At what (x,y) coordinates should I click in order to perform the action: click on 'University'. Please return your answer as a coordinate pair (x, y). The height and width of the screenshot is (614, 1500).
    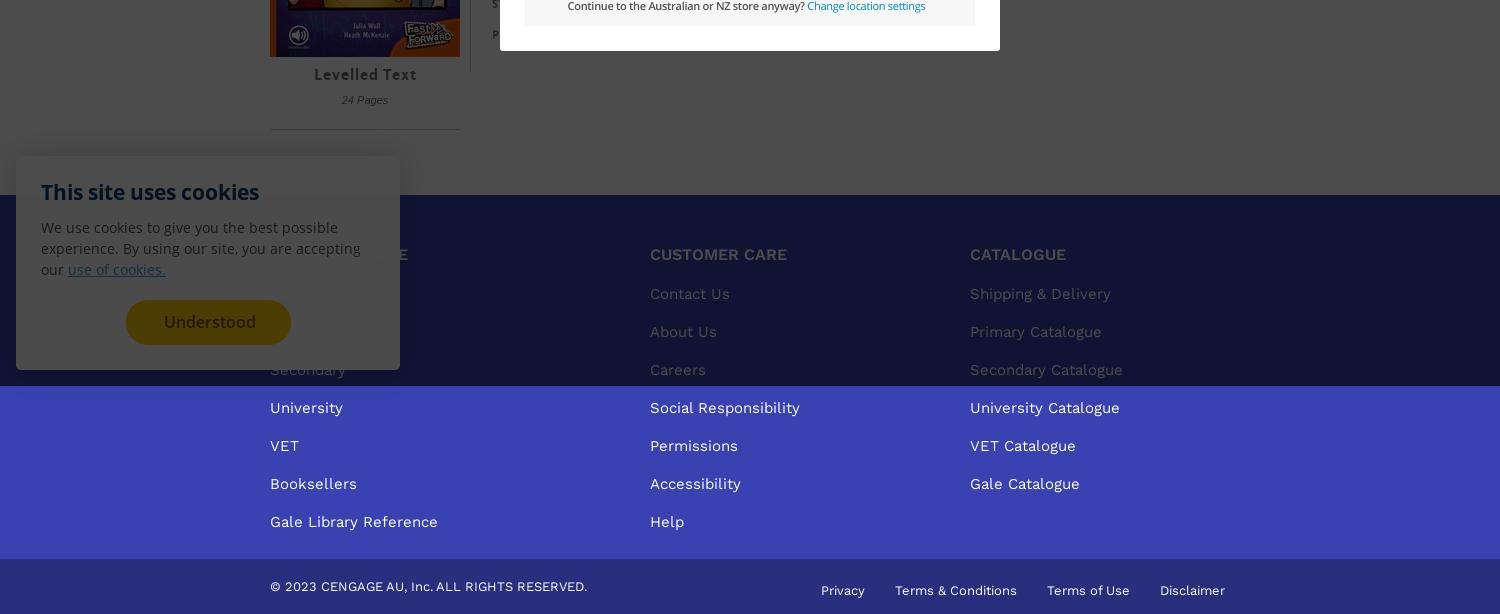
    Looking at the image, I should click on (306, 407).